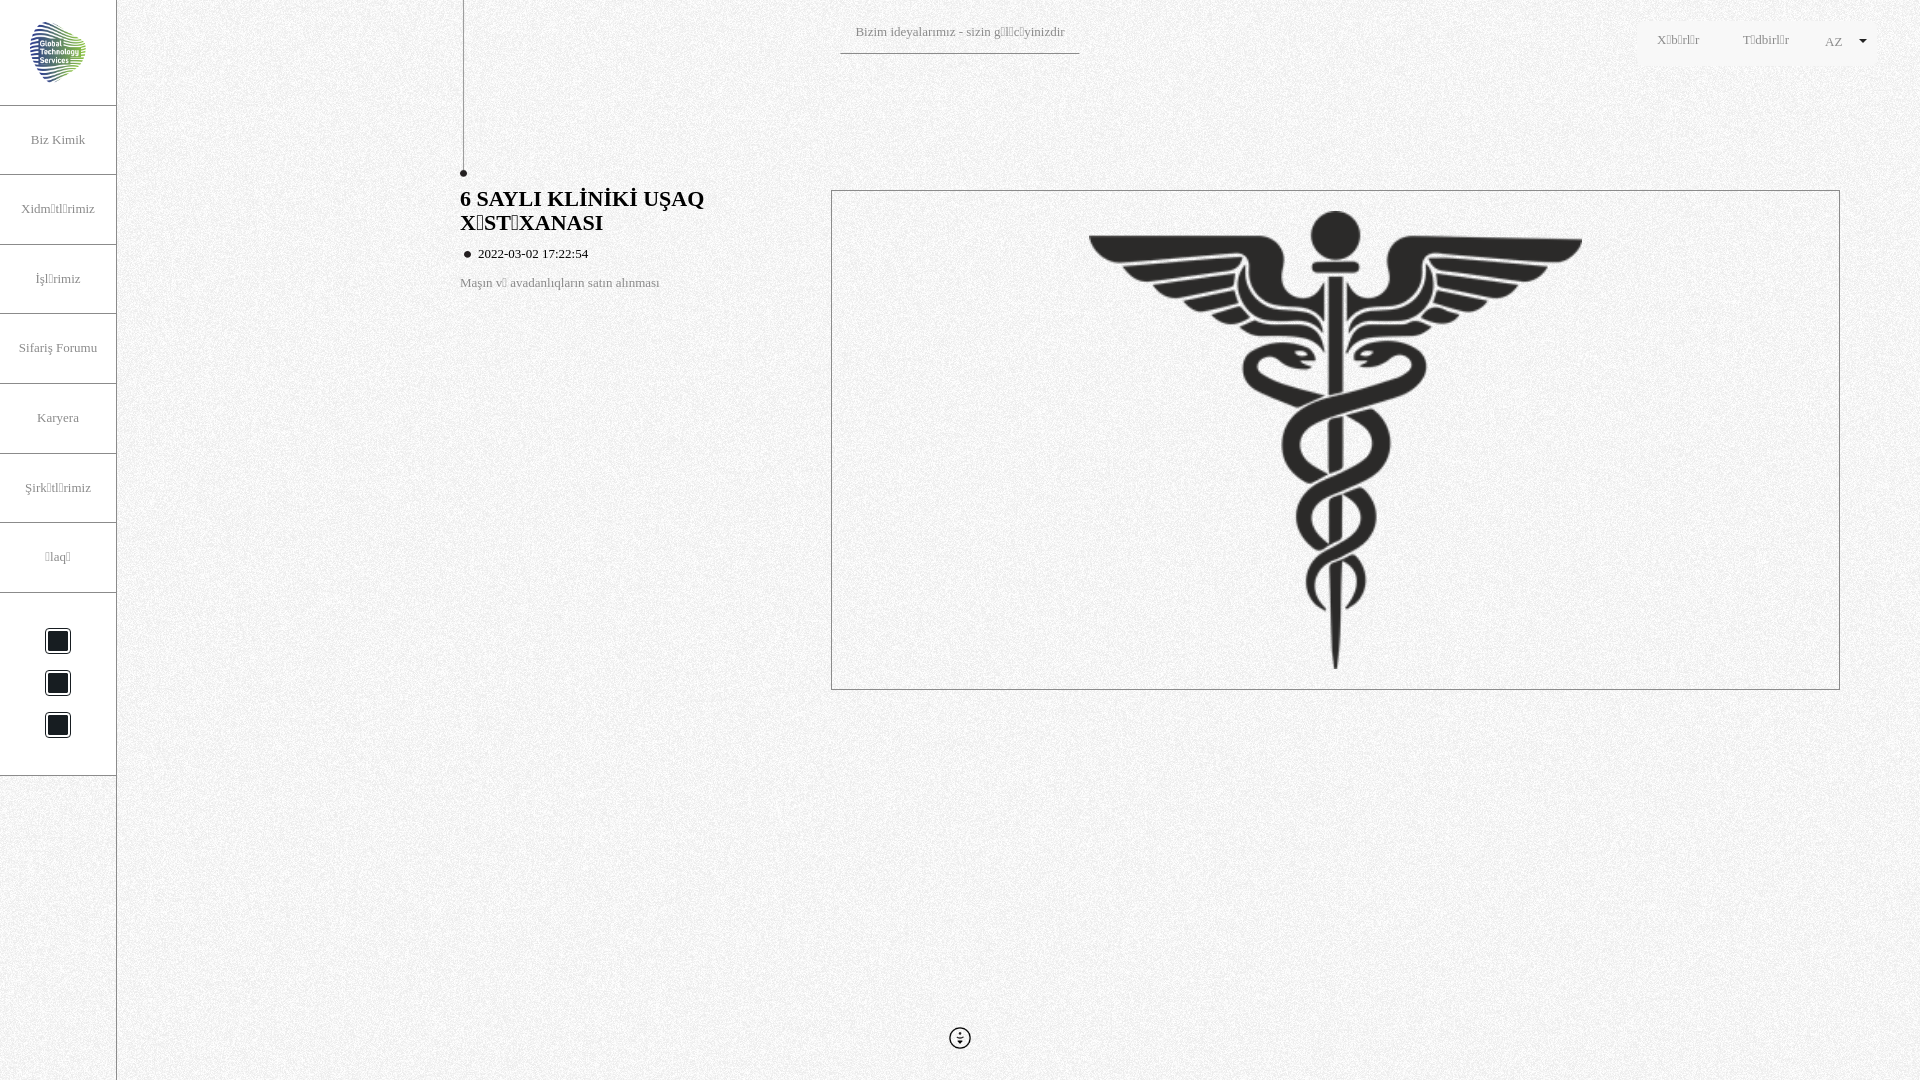  What do you see at coordinates (57, 417) in the screenshot?
I see `'Karyera'` at bounding box center [57, 417].